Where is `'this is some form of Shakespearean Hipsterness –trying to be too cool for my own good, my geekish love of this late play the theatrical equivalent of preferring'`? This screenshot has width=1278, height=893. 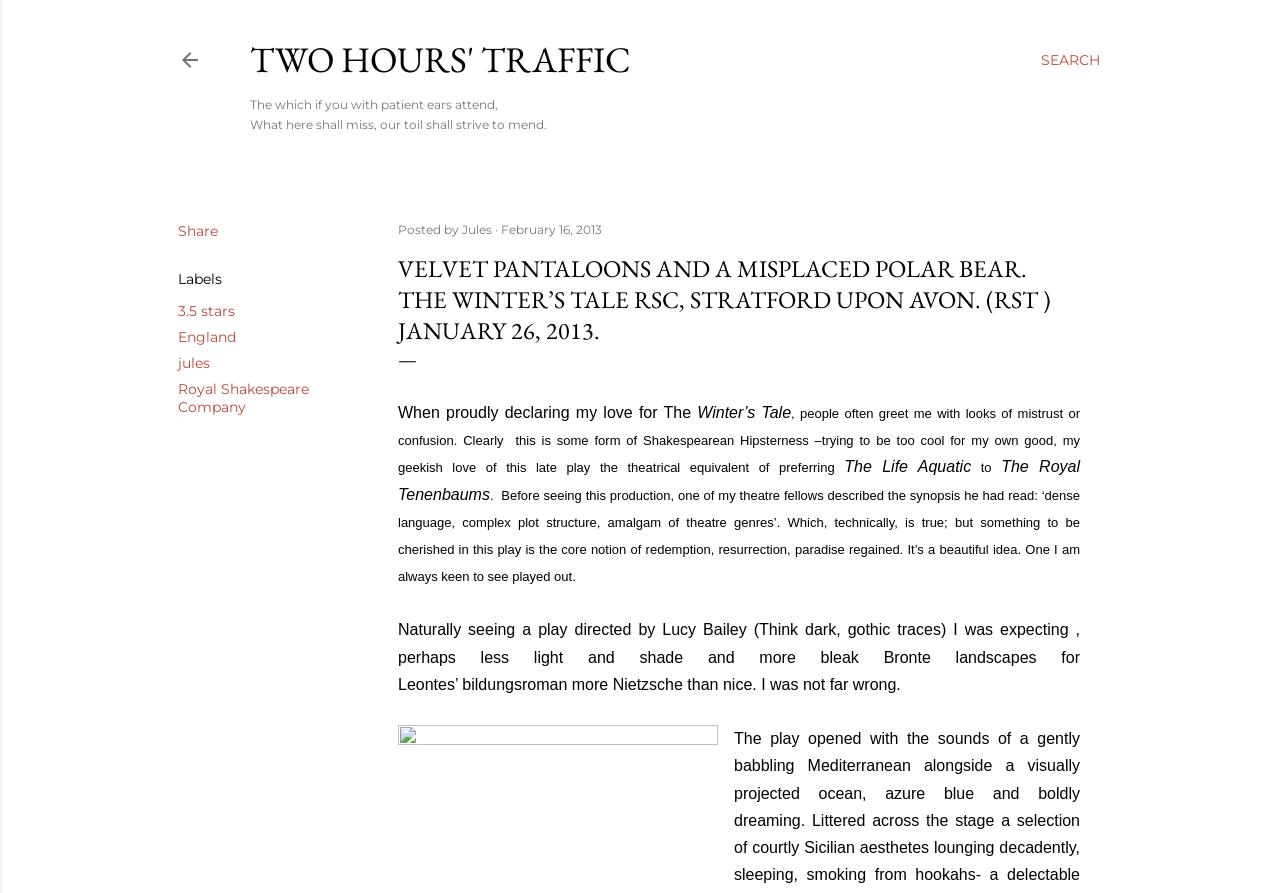 'this is some form of Shakespearean Hipsterness –trying to be too cool for my own good, my geekish love of this late play the theatrical equivalent of preferring' is located at coordinates (737, 453).